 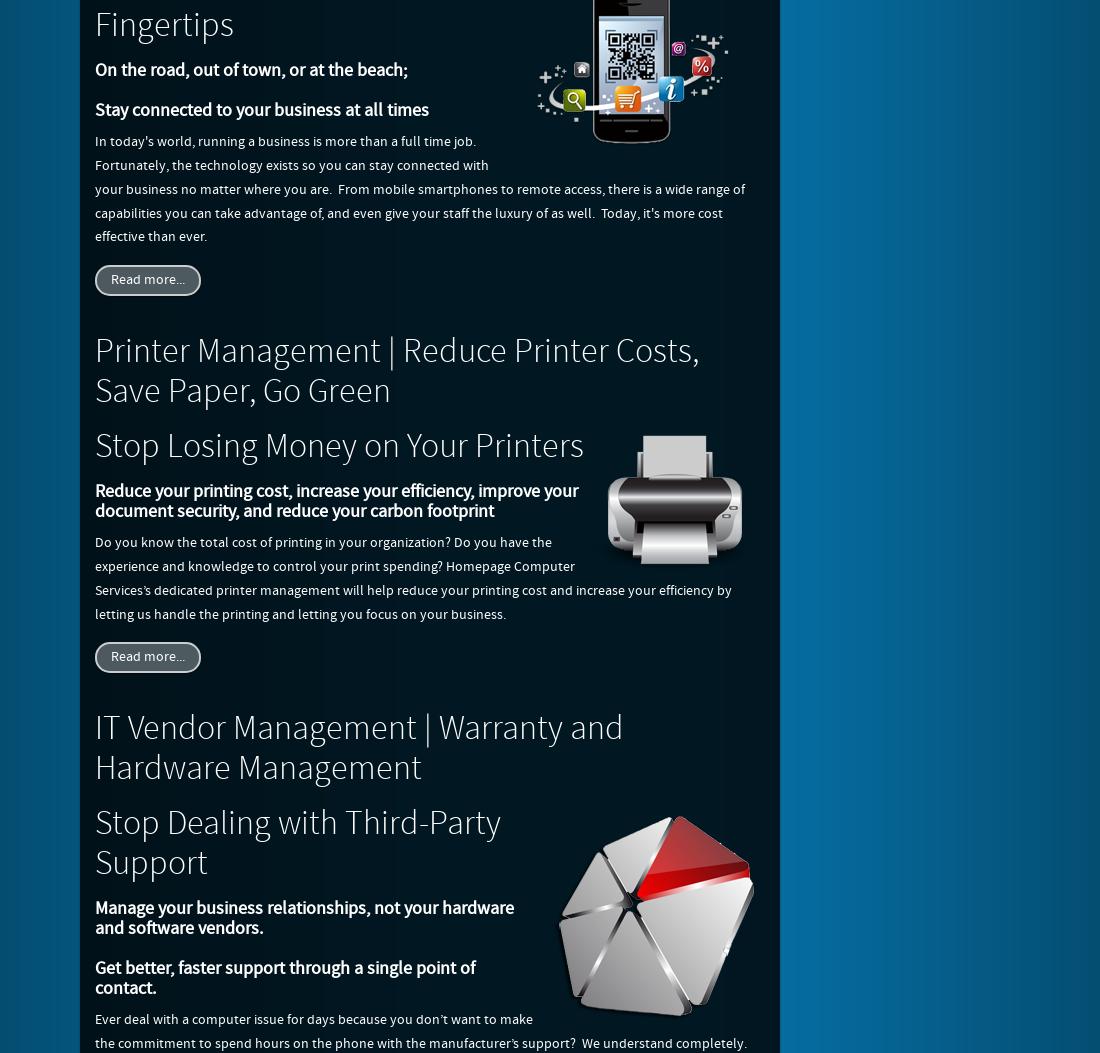 What do you see at coordinates (335, 501) in the screenshot?
I see `'Reduce your printing cost, increase your efficiency, improve your document security, and reduce your carbon footprint'` at bounding box center [335, 501].